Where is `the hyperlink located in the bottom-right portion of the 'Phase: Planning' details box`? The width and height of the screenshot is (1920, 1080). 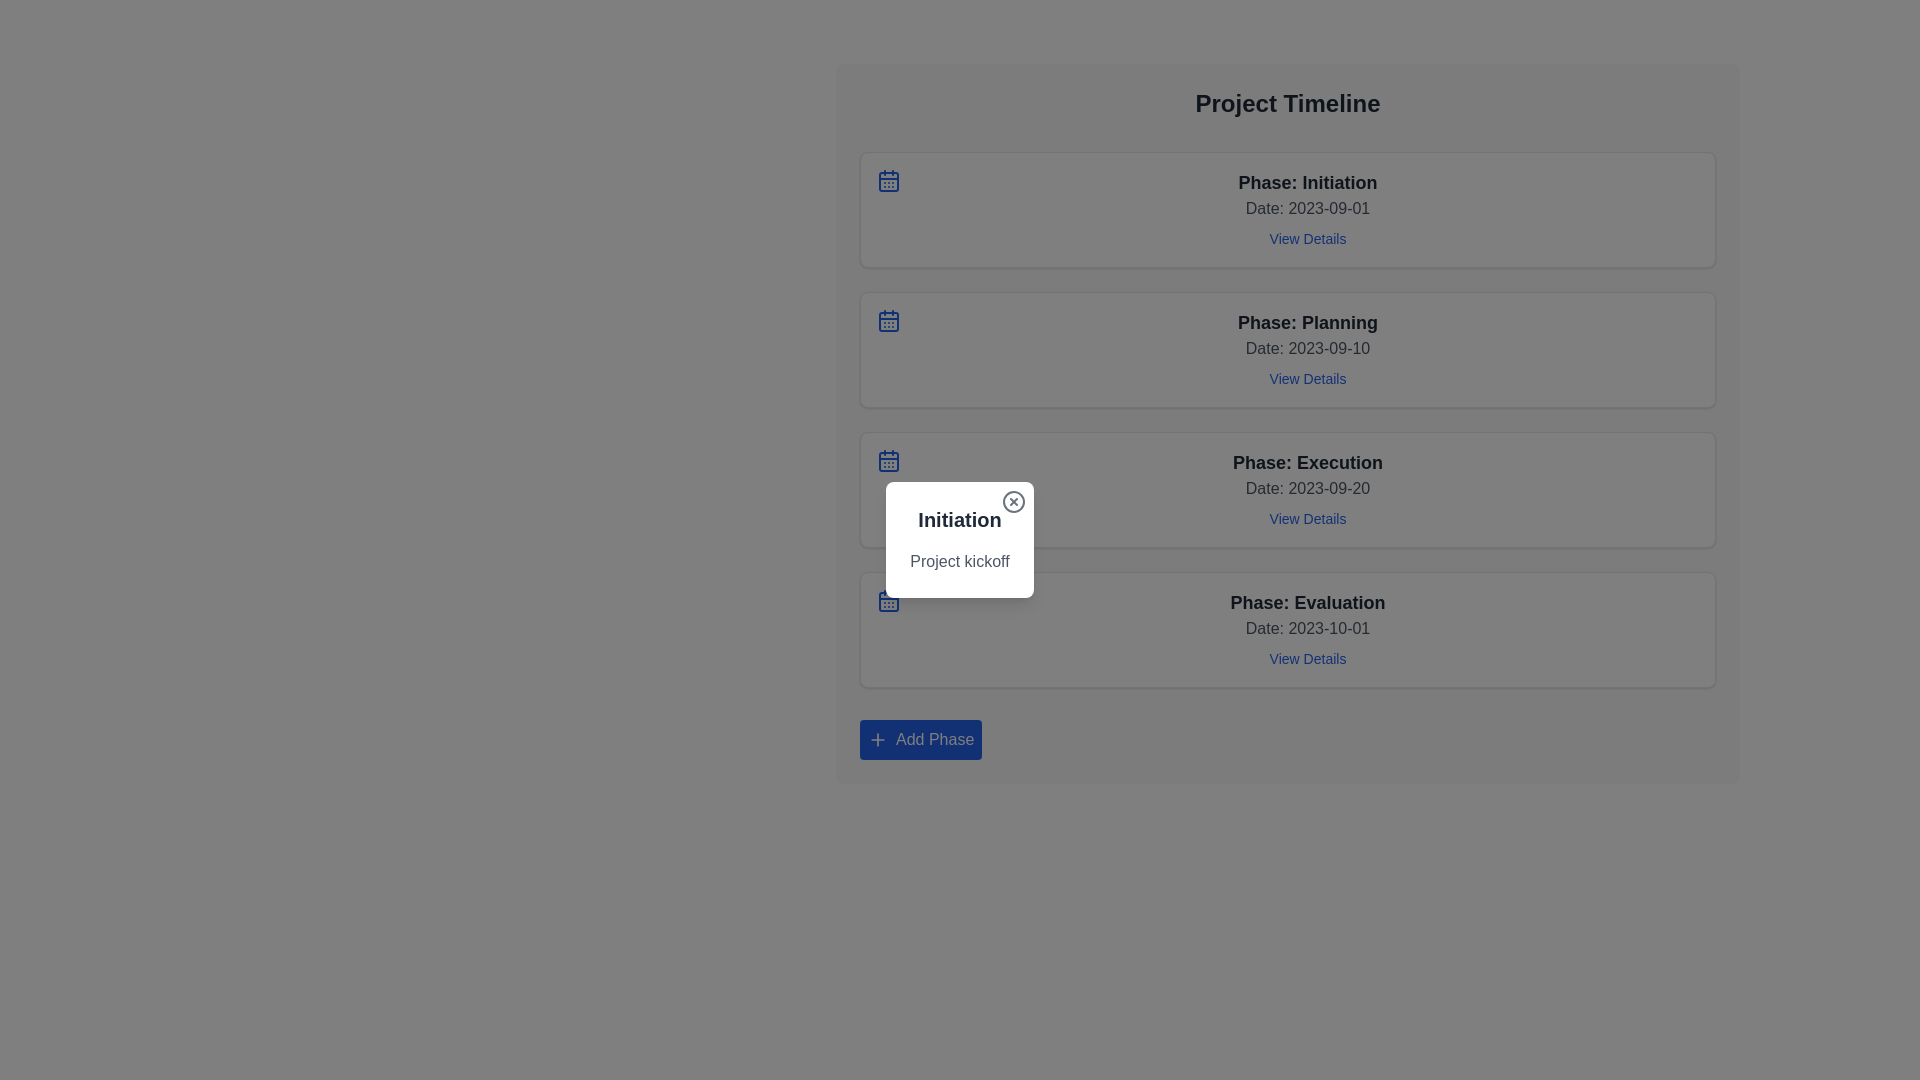
the hyperlink located in the bottom-right portion of the 'Phase: Planning' details box is located at coordinates (1308, 378).